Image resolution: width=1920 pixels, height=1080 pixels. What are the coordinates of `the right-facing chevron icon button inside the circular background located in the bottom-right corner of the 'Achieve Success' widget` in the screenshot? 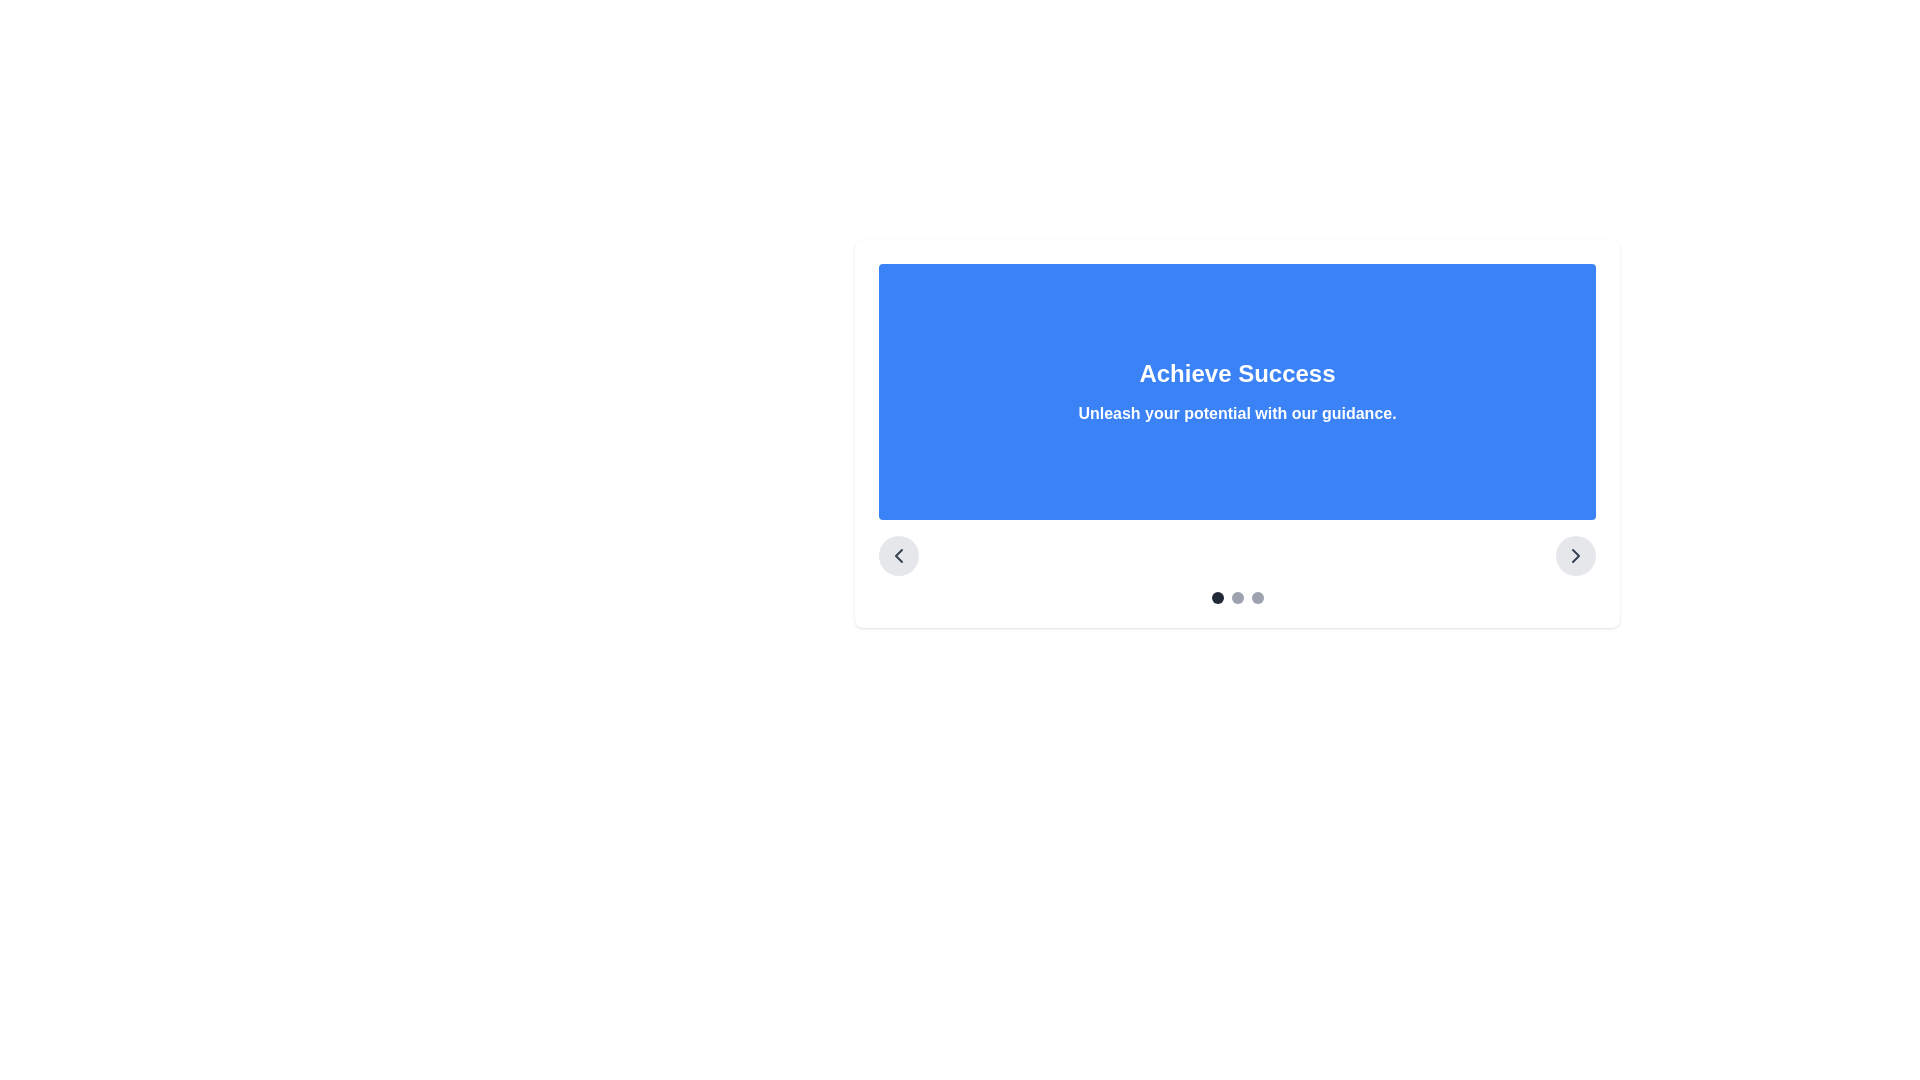 It's located at (1574, 555).